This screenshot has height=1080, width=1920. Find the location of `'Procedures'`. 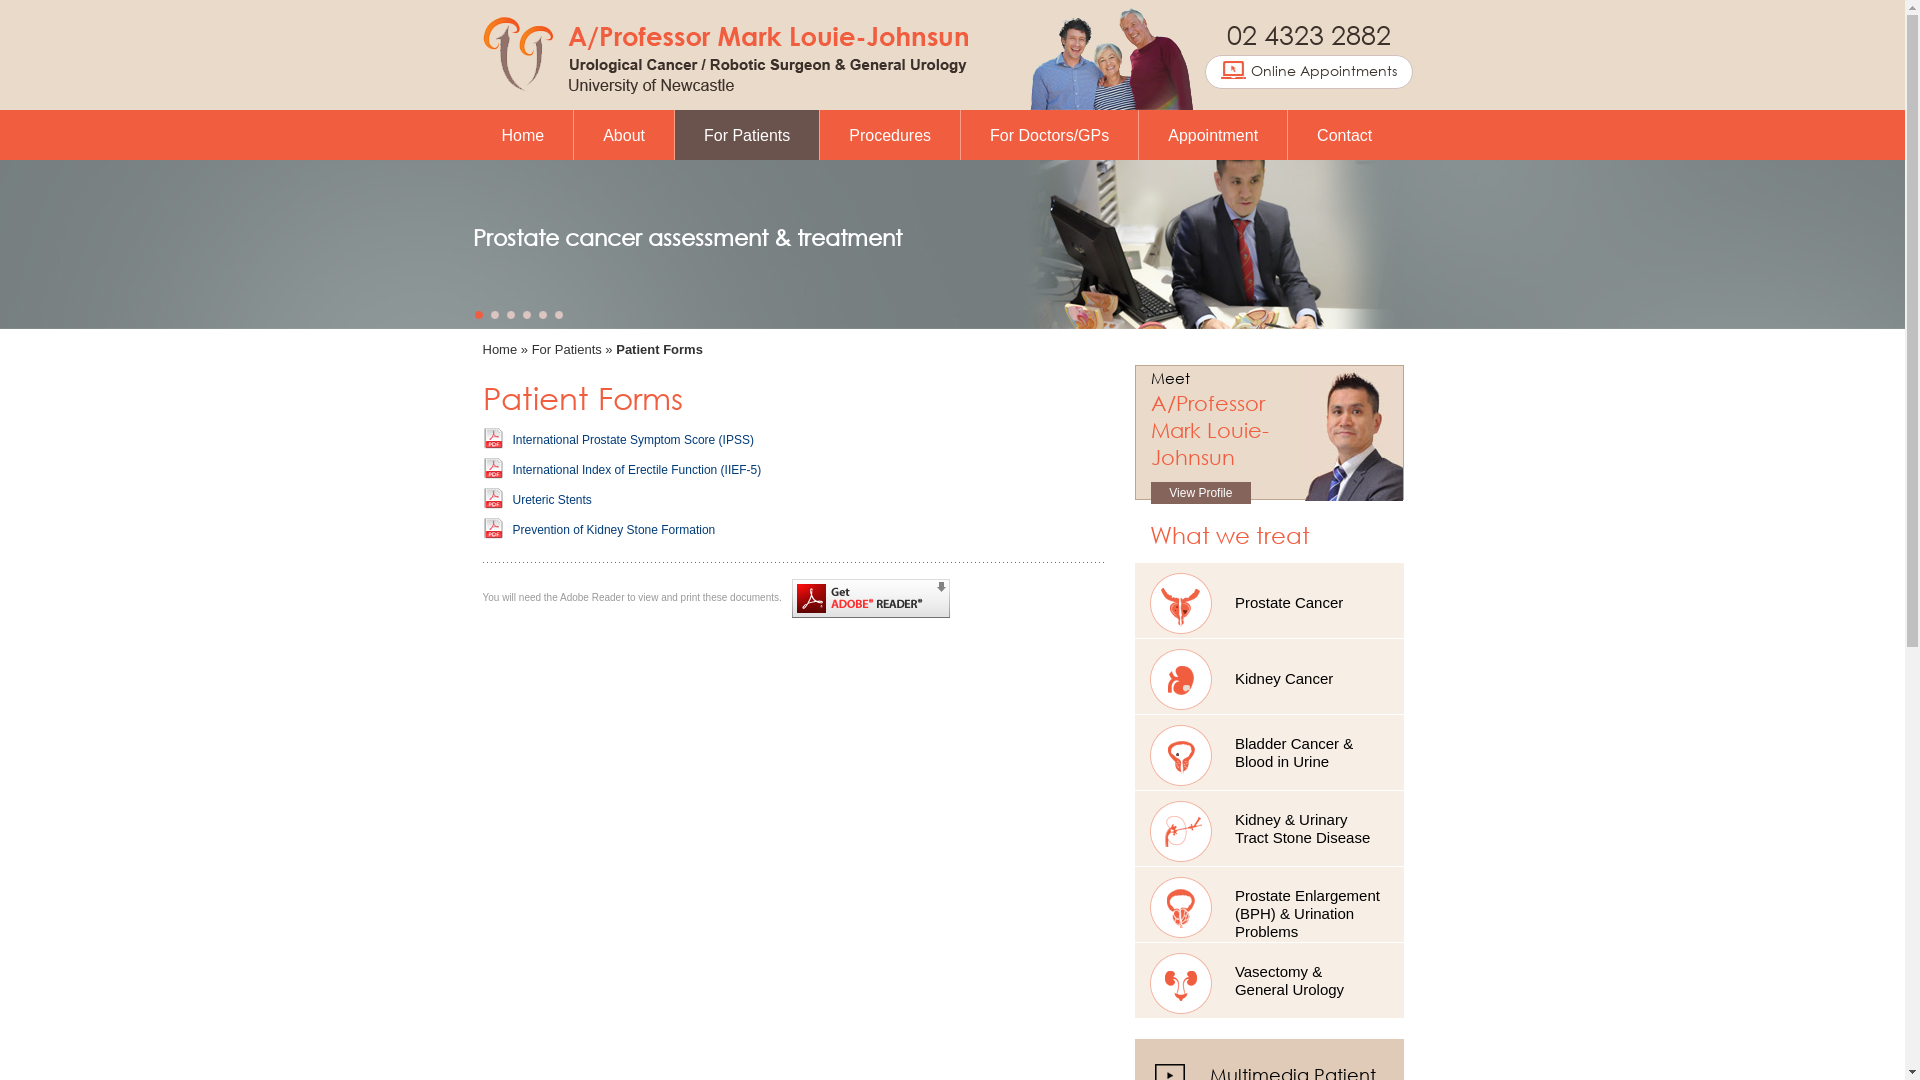

'Procedures' is located at coordinates (888, 135).